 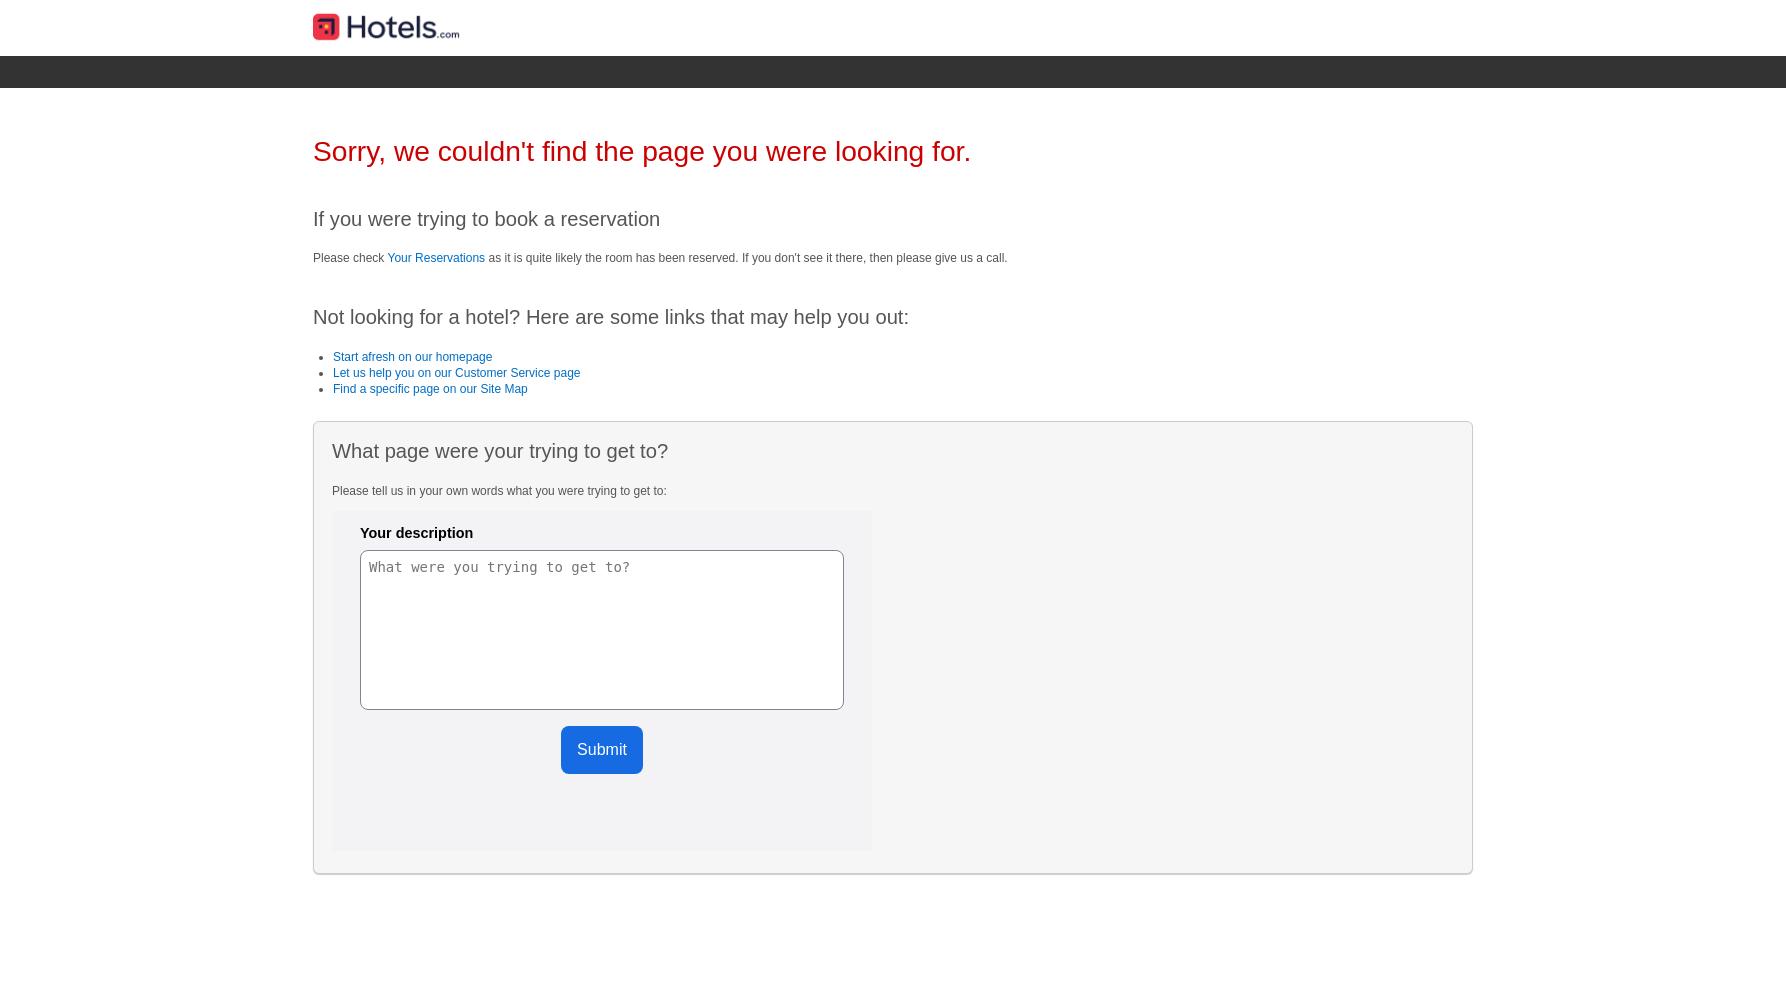 What do you see at coordinates (333, 355) in the screenshot?
I see `'Start afresh on our homepage'` at bounding box center [333, 355].